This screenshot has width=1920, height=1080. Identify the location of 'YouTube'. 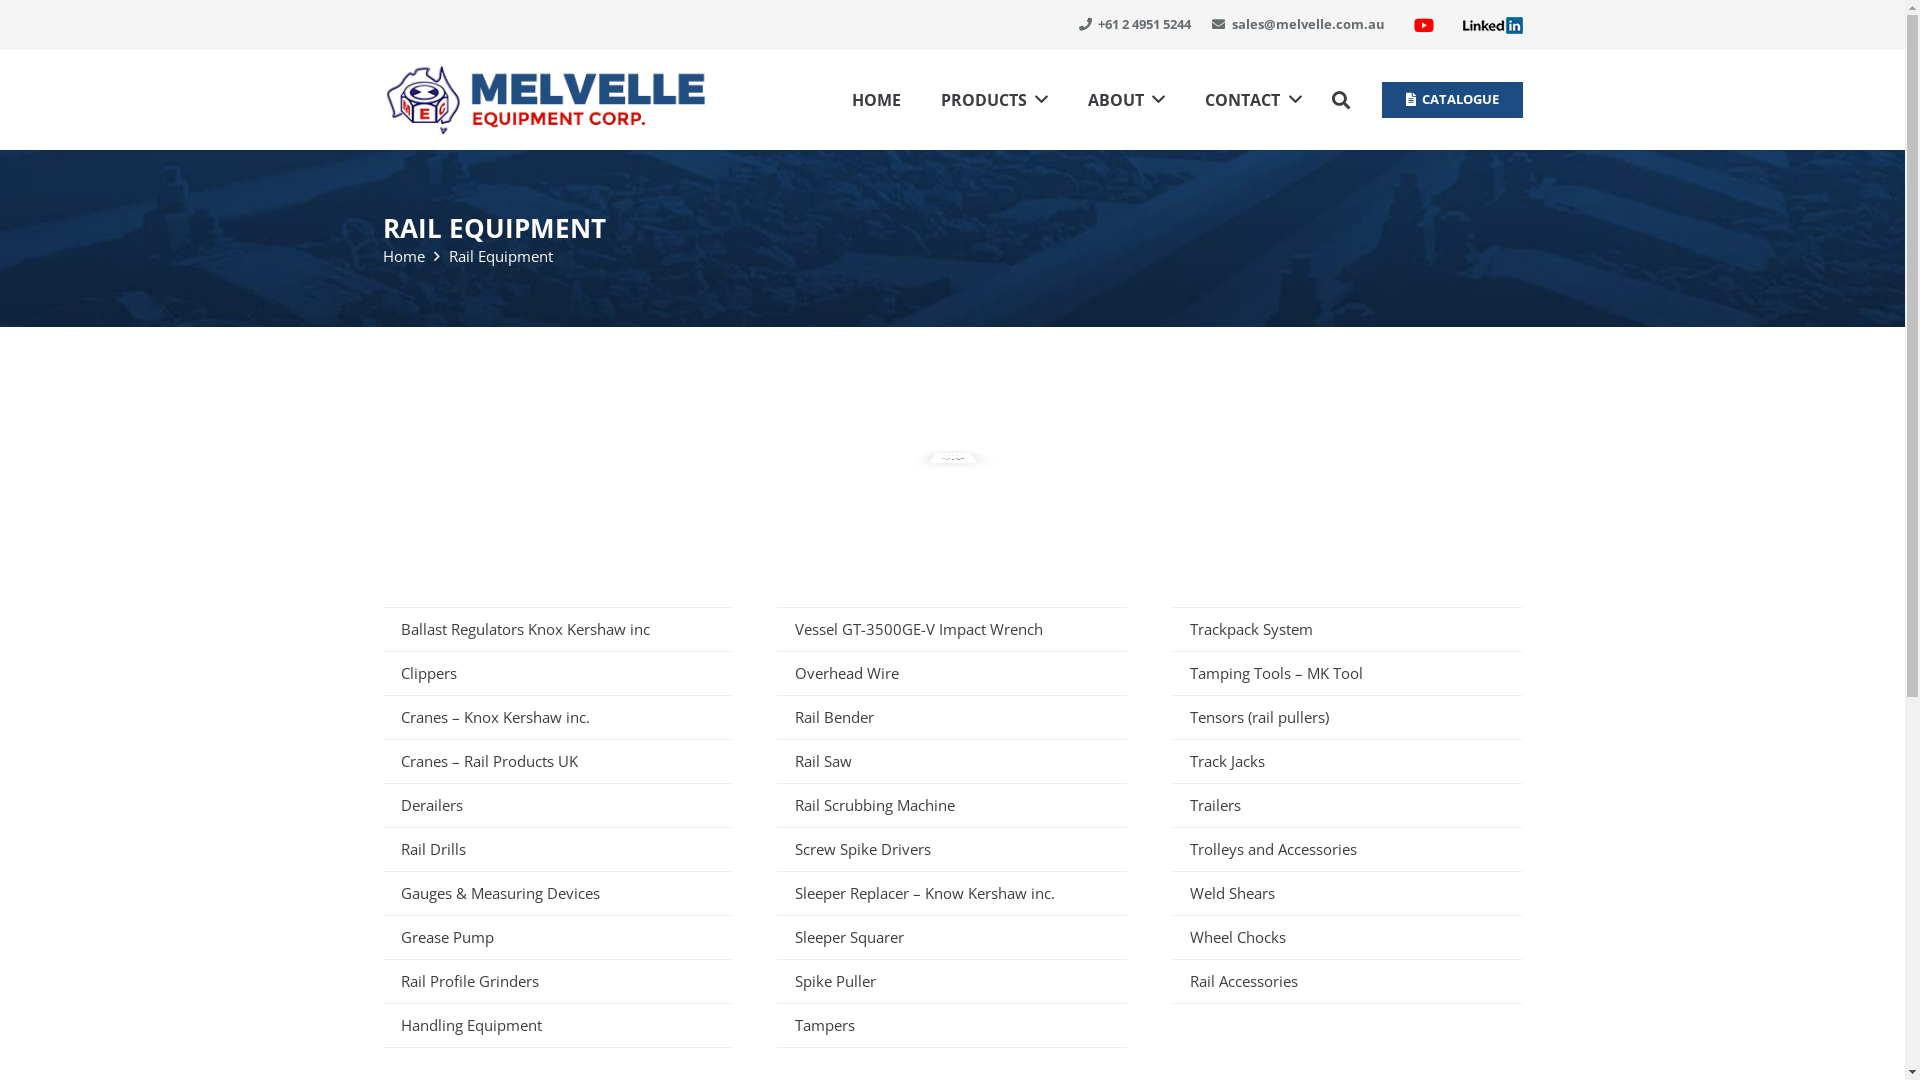
(1423, 24).